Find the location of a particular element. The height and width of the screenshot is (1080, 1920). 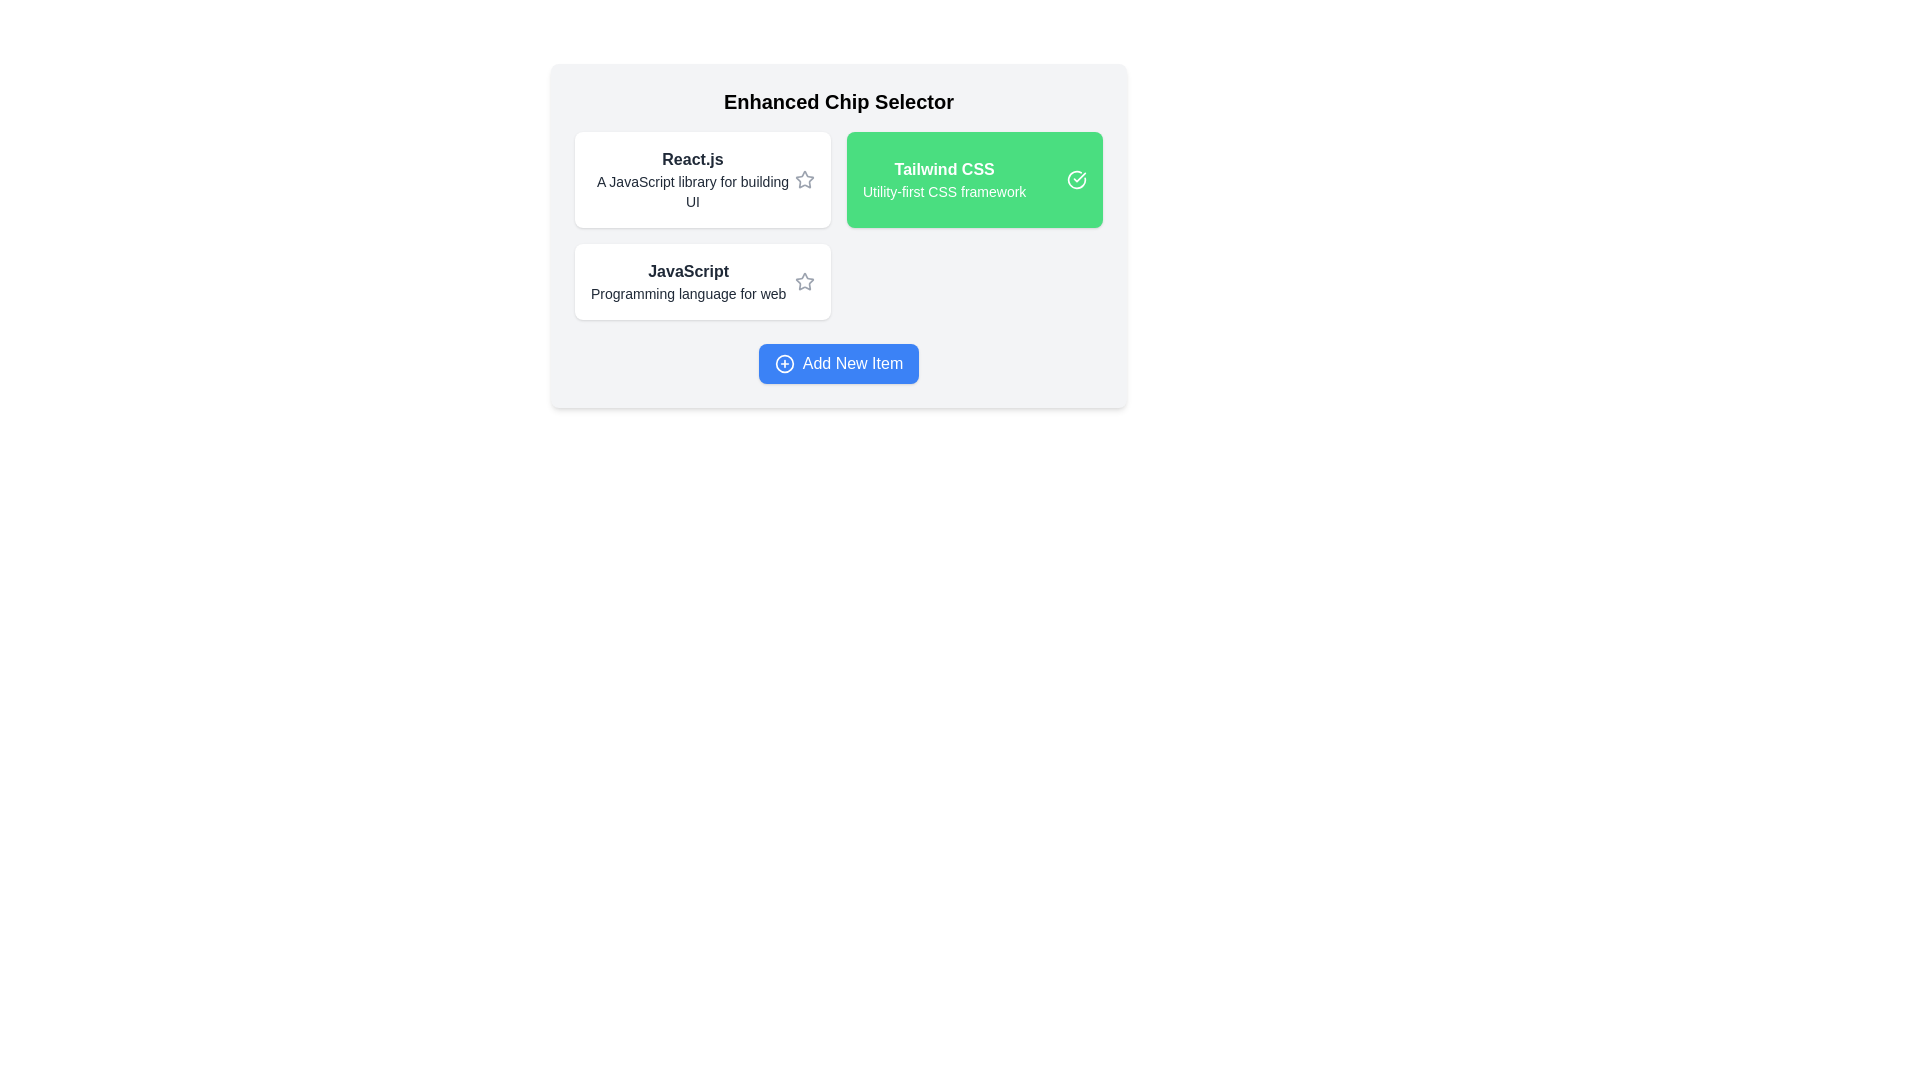

the star-shaped icon styled with gray color next to the 'JavaScript' text in the top-right corner of the card is located at coordinates (805, 281).